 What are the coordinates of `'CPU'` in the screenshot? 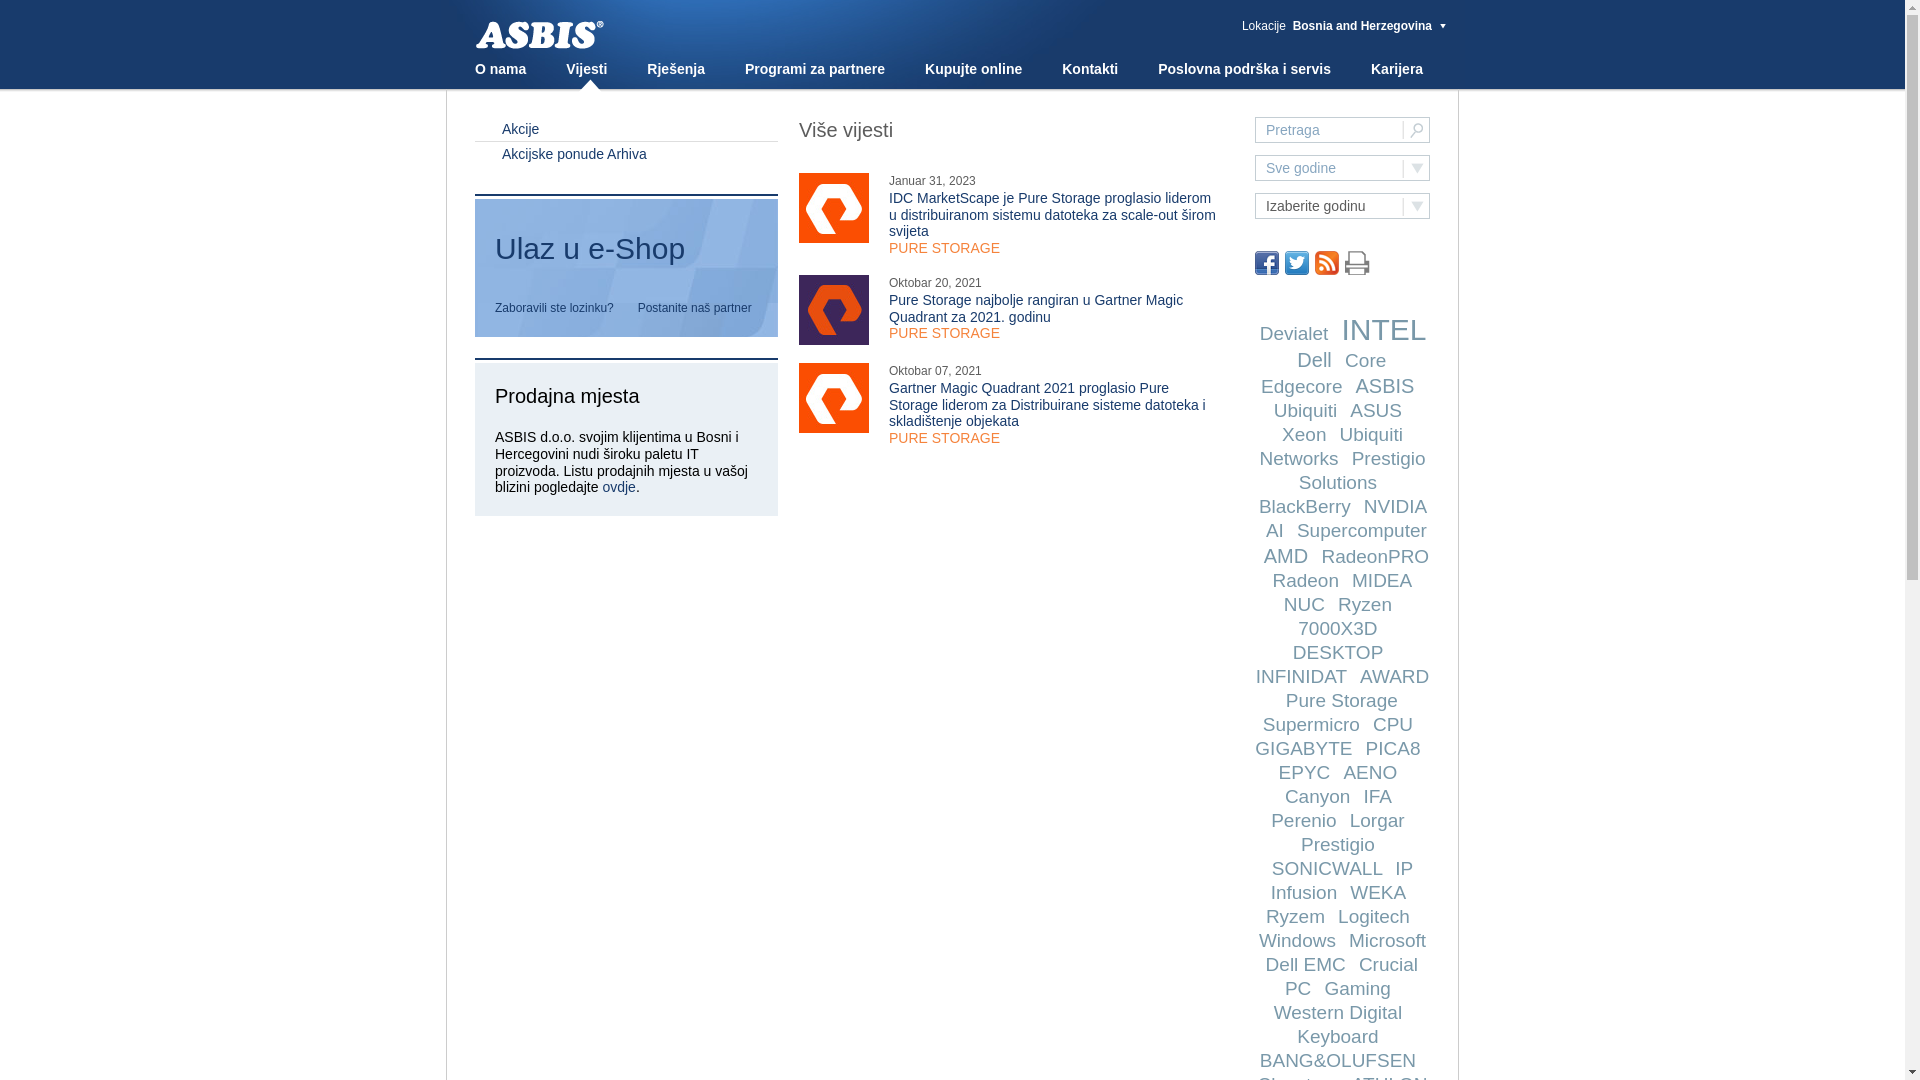 It's located at (1391, 724).